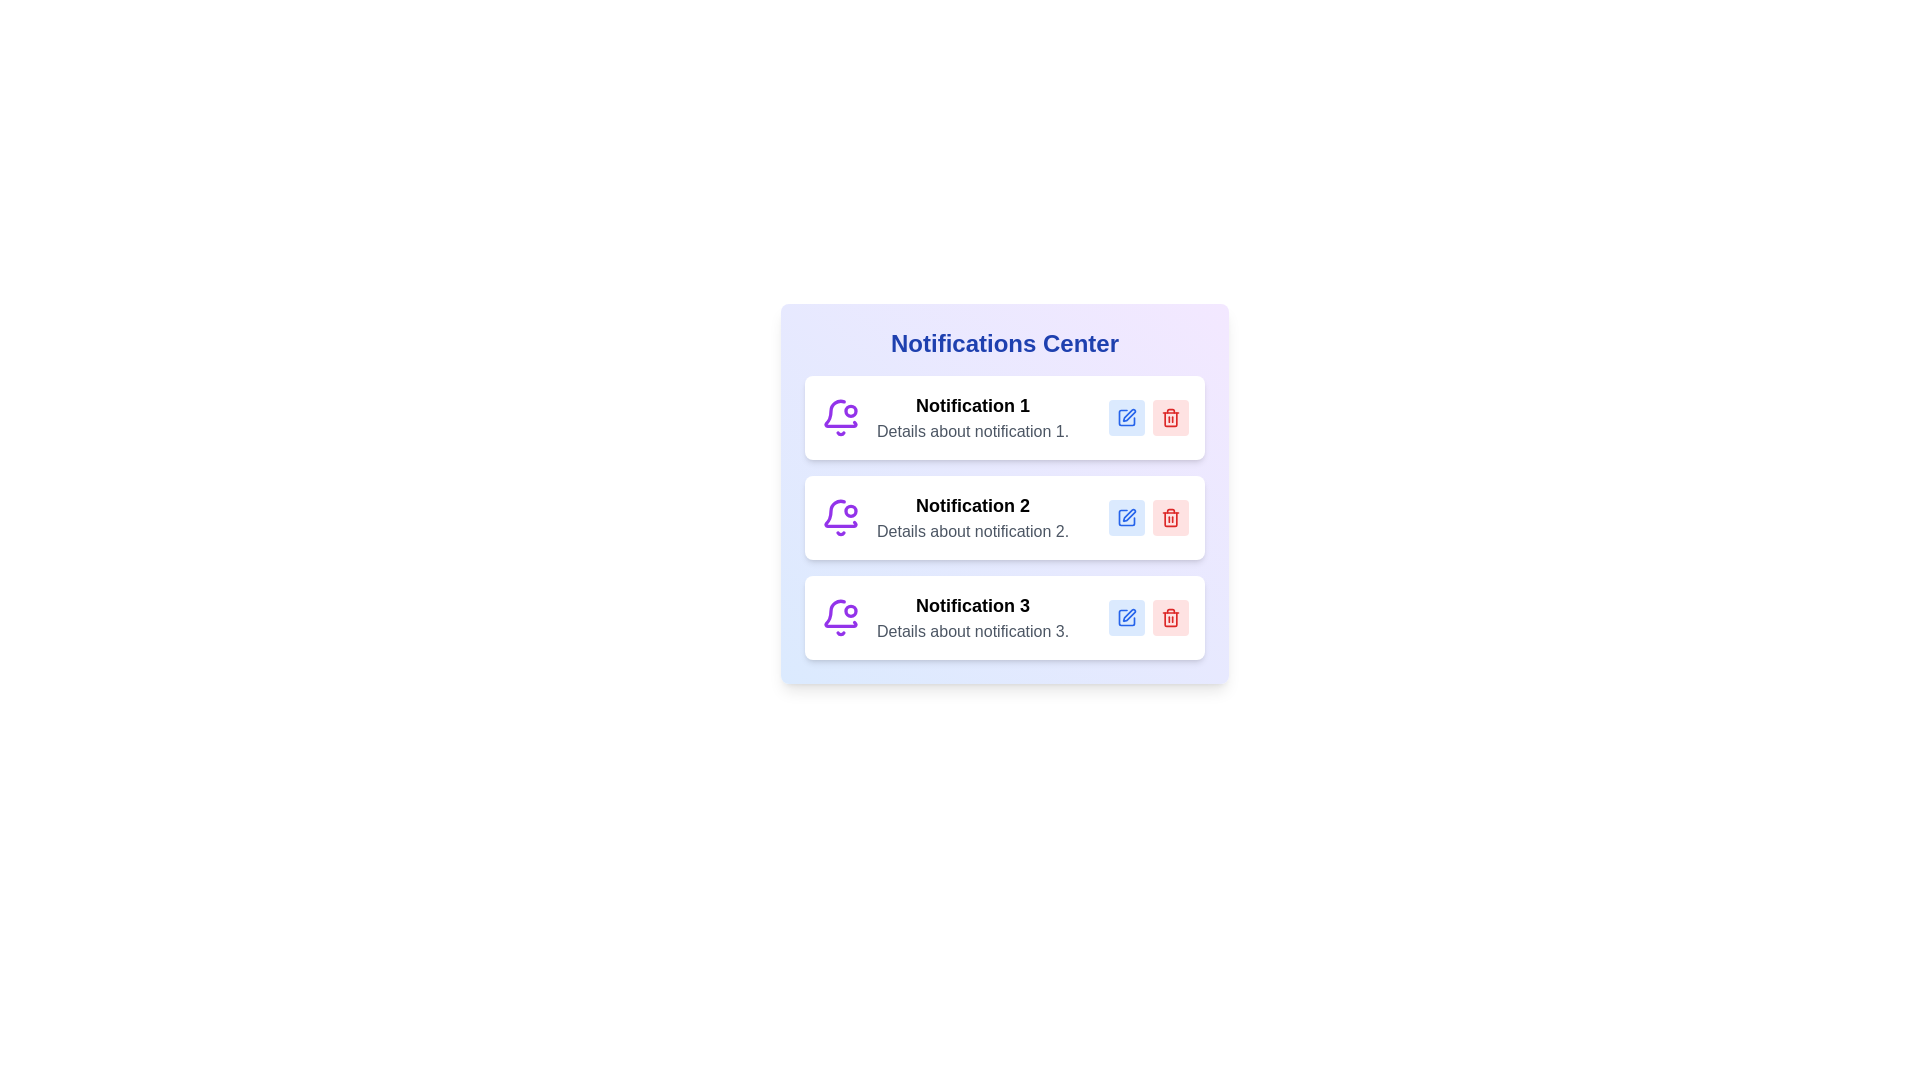 The image size is (1920, 1080). I want to click on the delete icon button located next to the blue edit icon in the 'Notification 1' list, so click(1171, 416).